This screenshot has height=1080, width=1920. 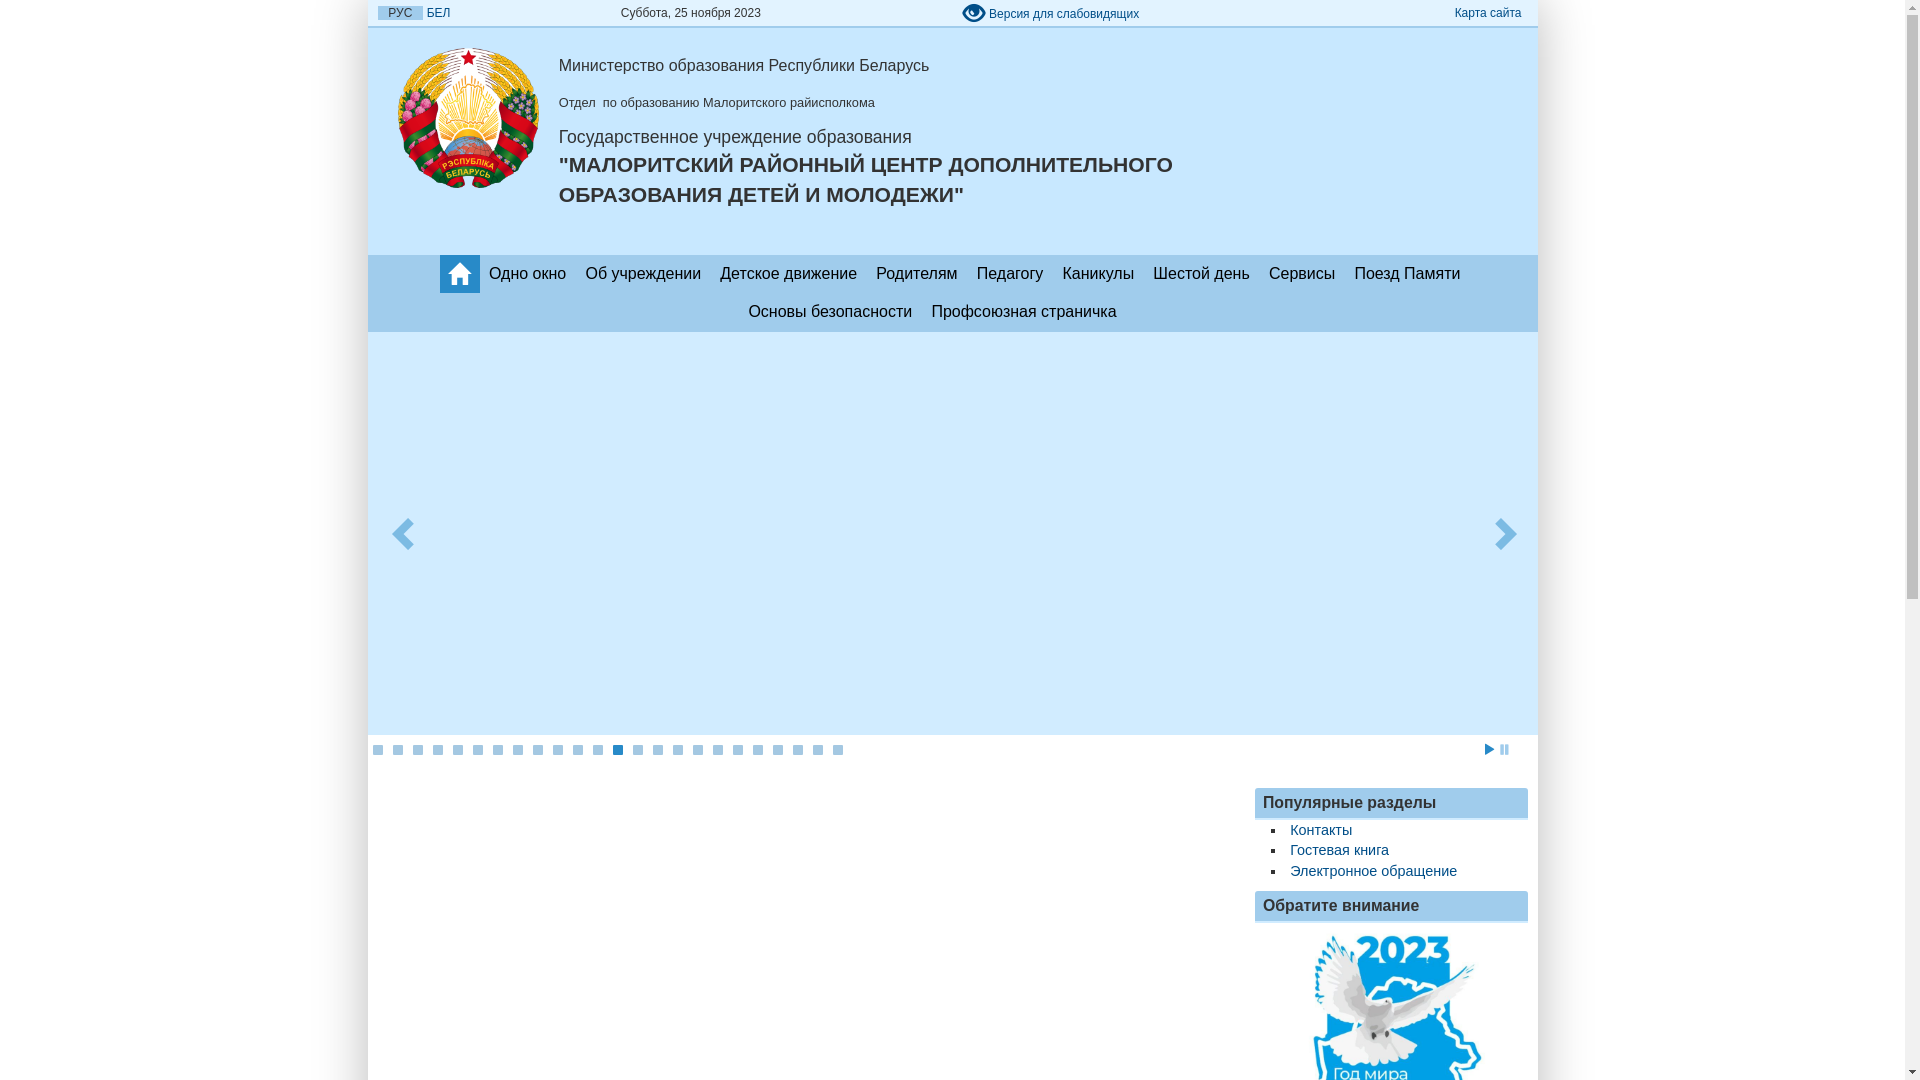 What do you see at coordinates (756, 749) in the screenshot?
I see `'20'` at bounding box center [756, 749].